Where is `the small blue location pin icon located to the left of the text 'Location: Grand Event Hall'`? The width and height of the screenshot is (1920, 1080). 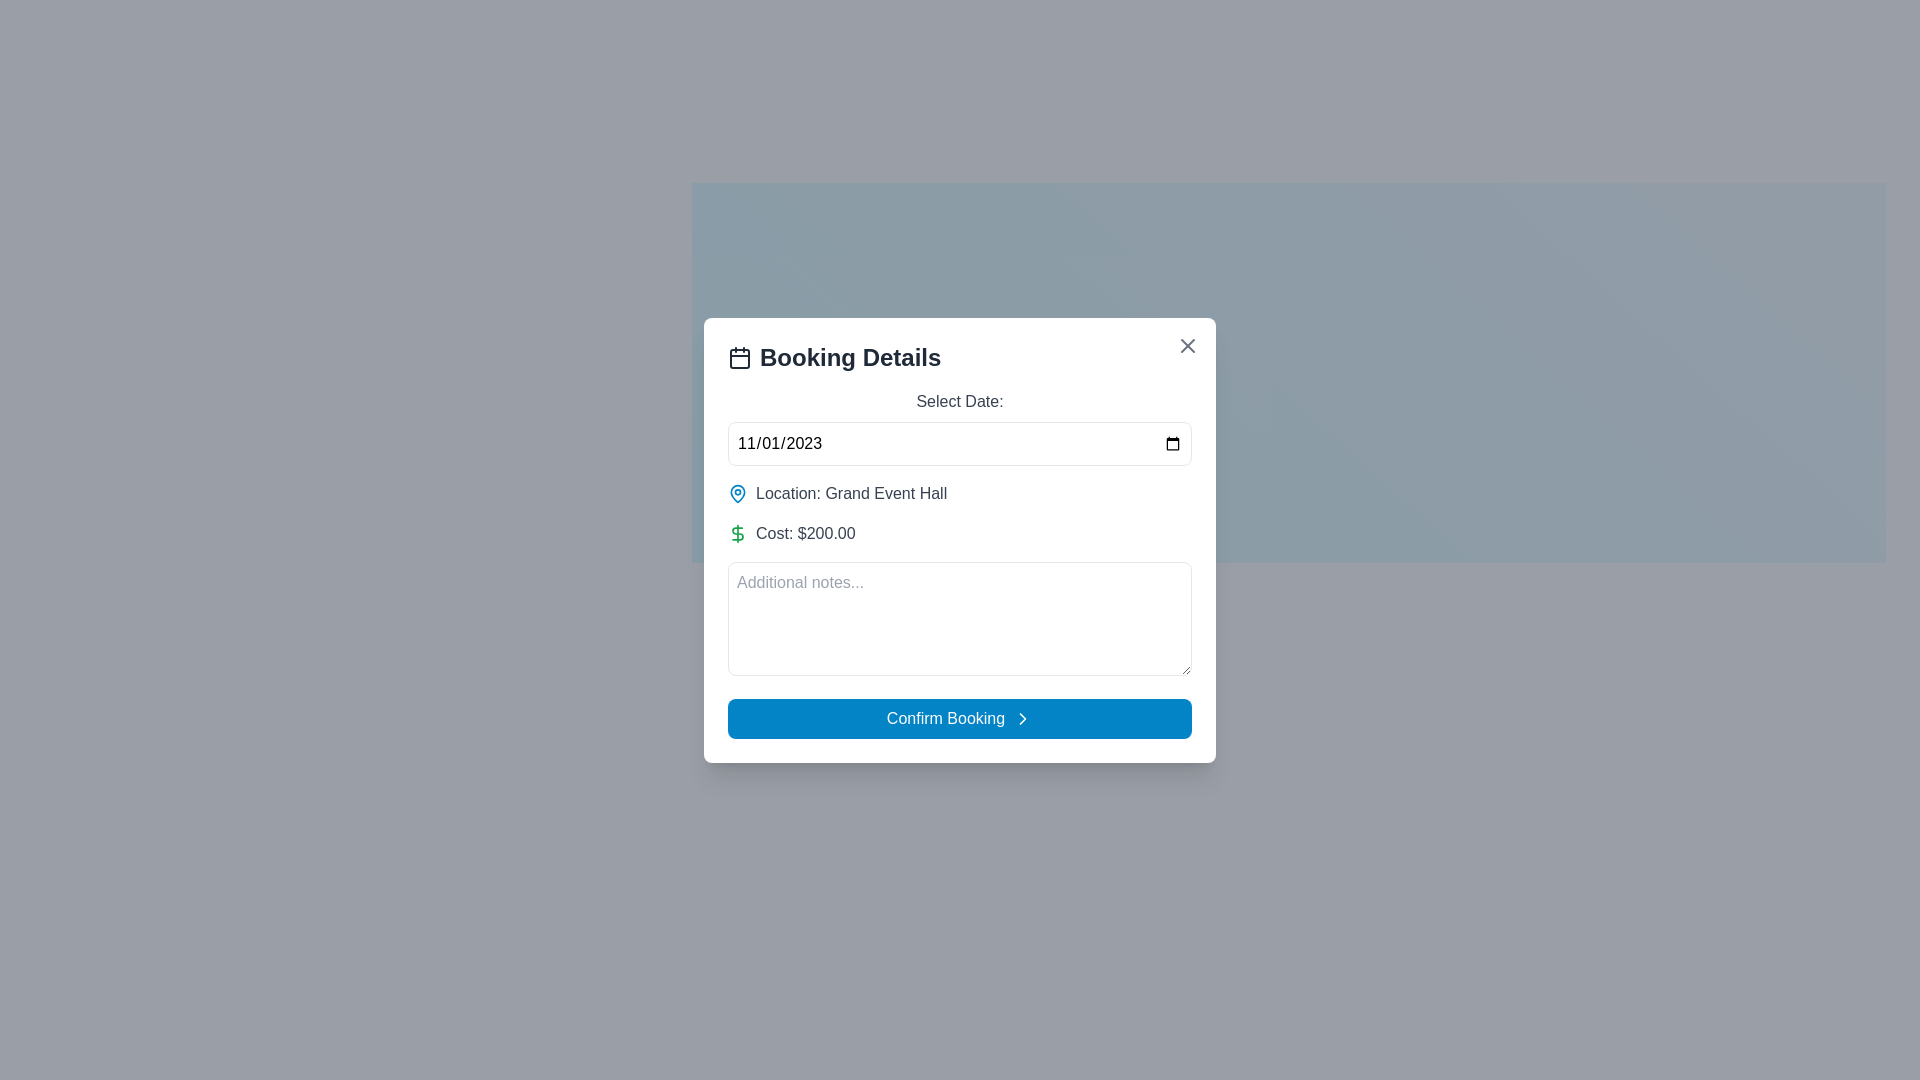
the small blue location pin icon located to the left of the text 'Location: Grand Event Hall' is located at coordinates (737, 493).